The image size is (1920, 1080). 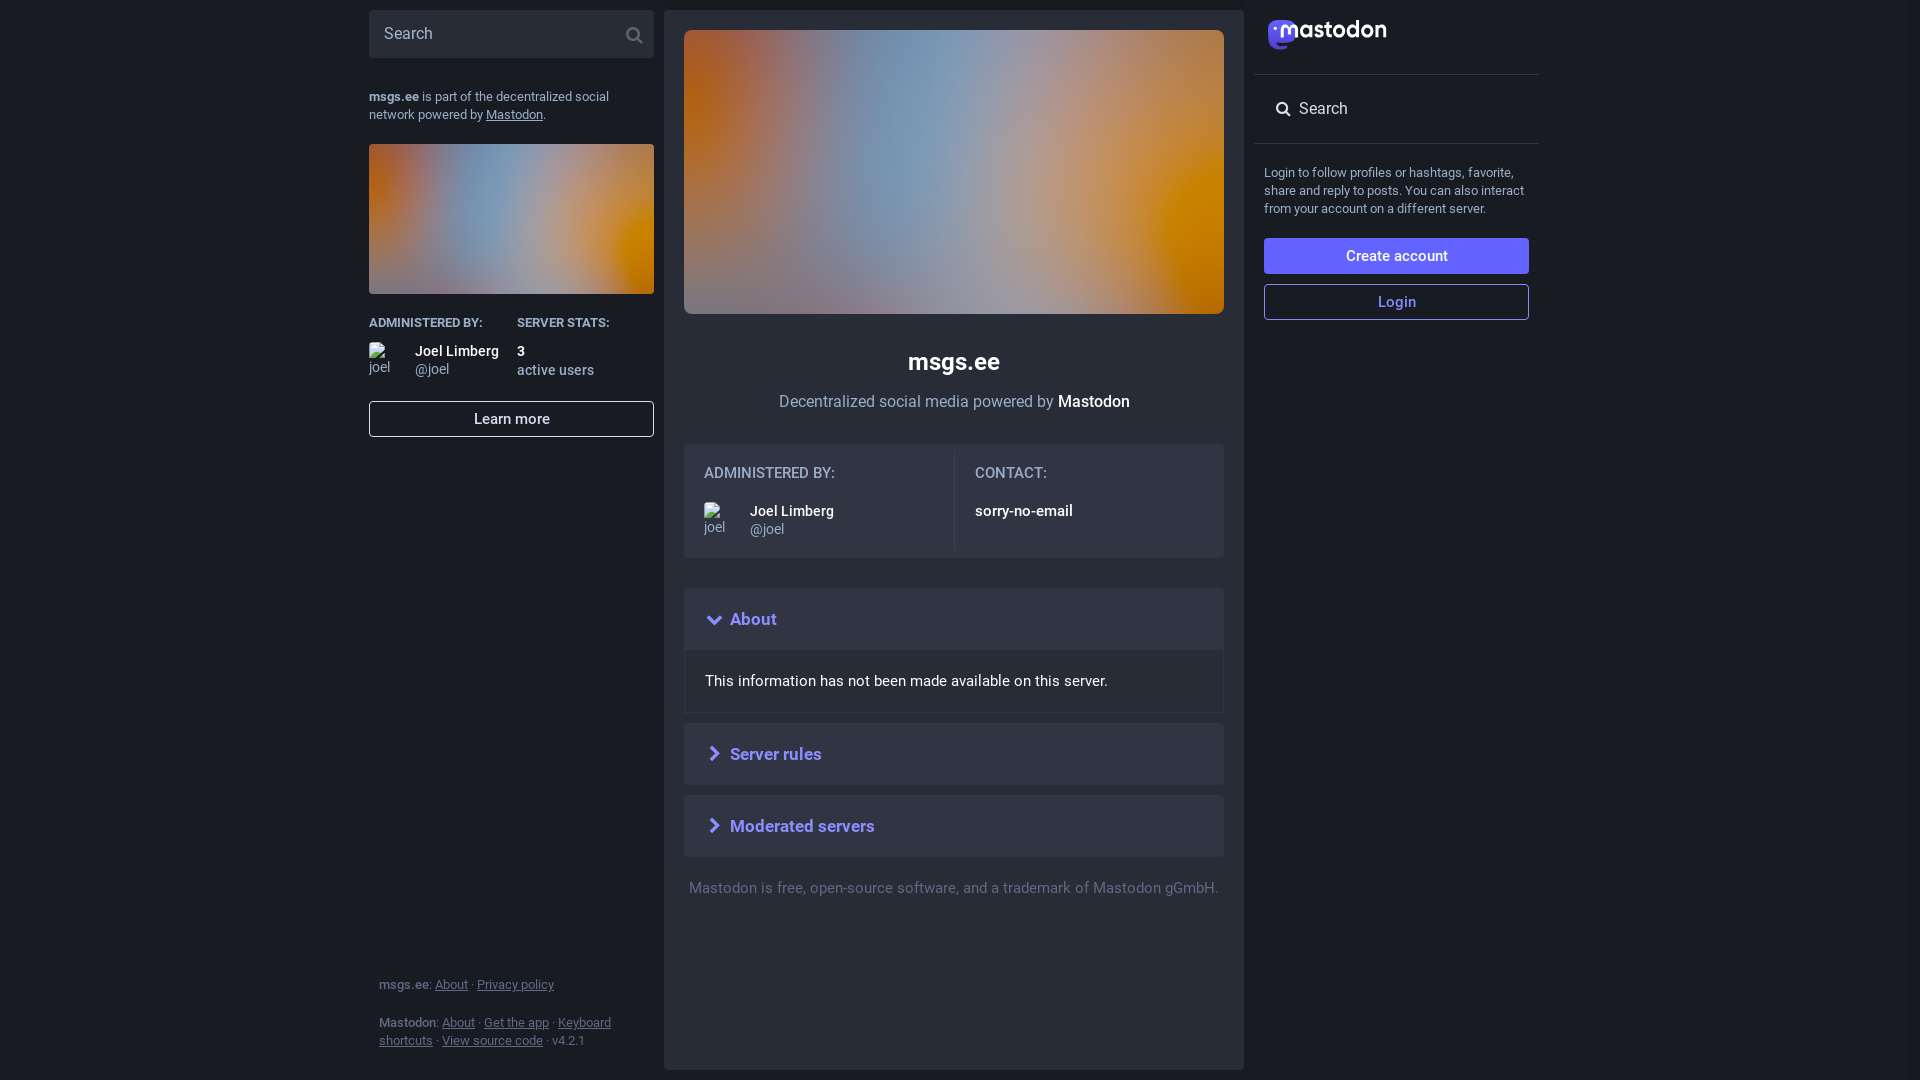 What do you see at coordinates (440, 1039) in the screenshot?
I see `'View source code'` at bounding box center [440, 1039].